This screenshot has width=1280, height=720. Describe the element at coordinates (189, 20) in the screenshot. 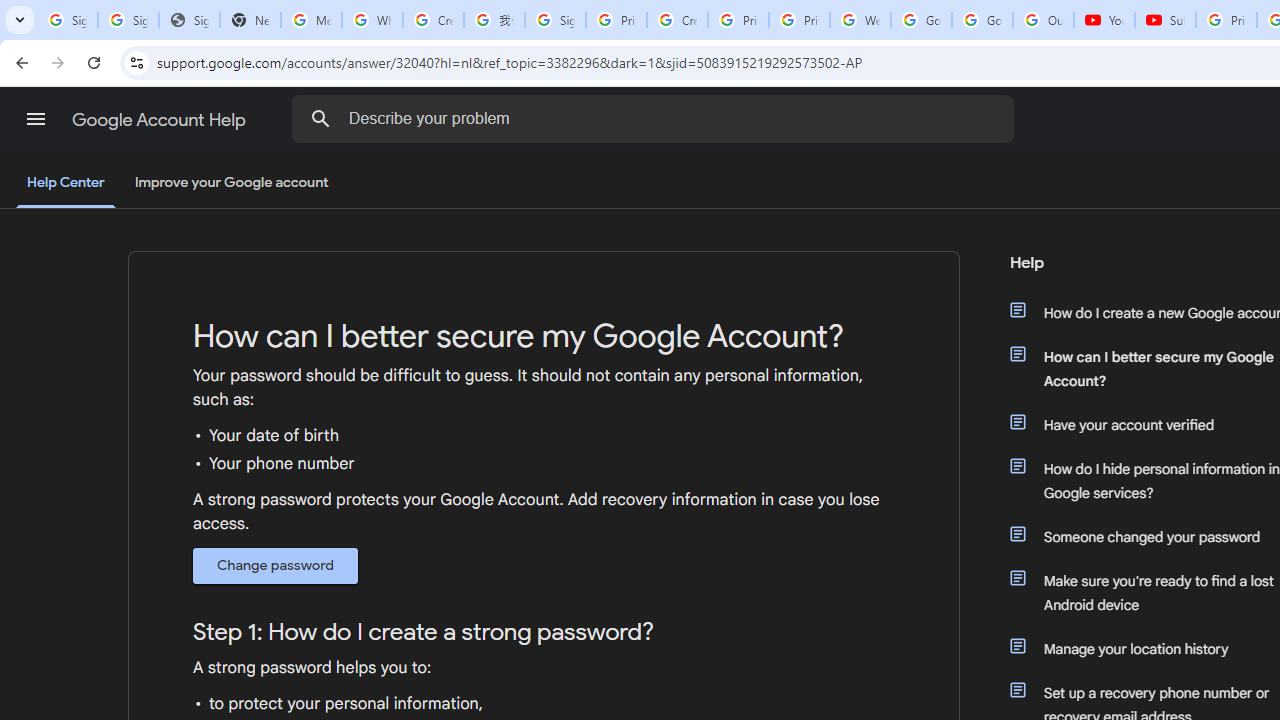

I see `'Sign In - USA TODAY'` at that location.